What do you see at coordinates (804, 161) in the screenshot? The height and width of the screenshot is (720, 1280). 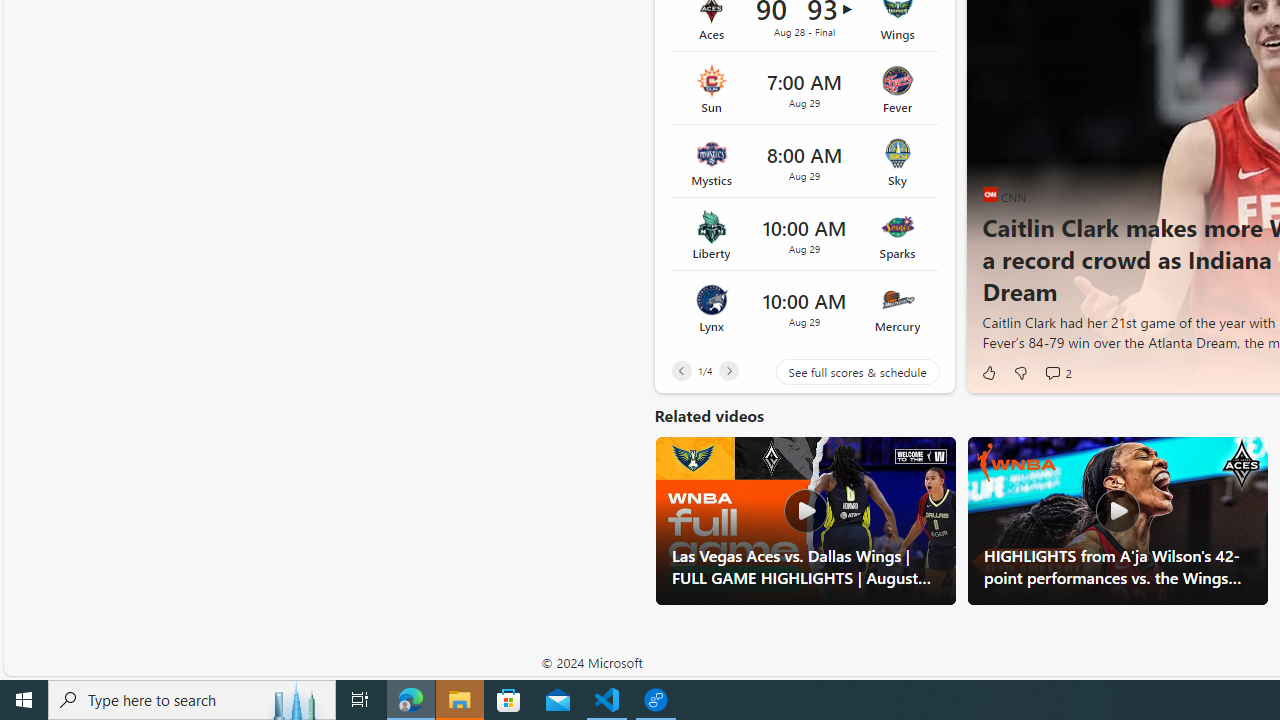 I see `'Mystics vs Sky Time 8:00 AM Date Aug 29'` at bounding box center [804, 161].